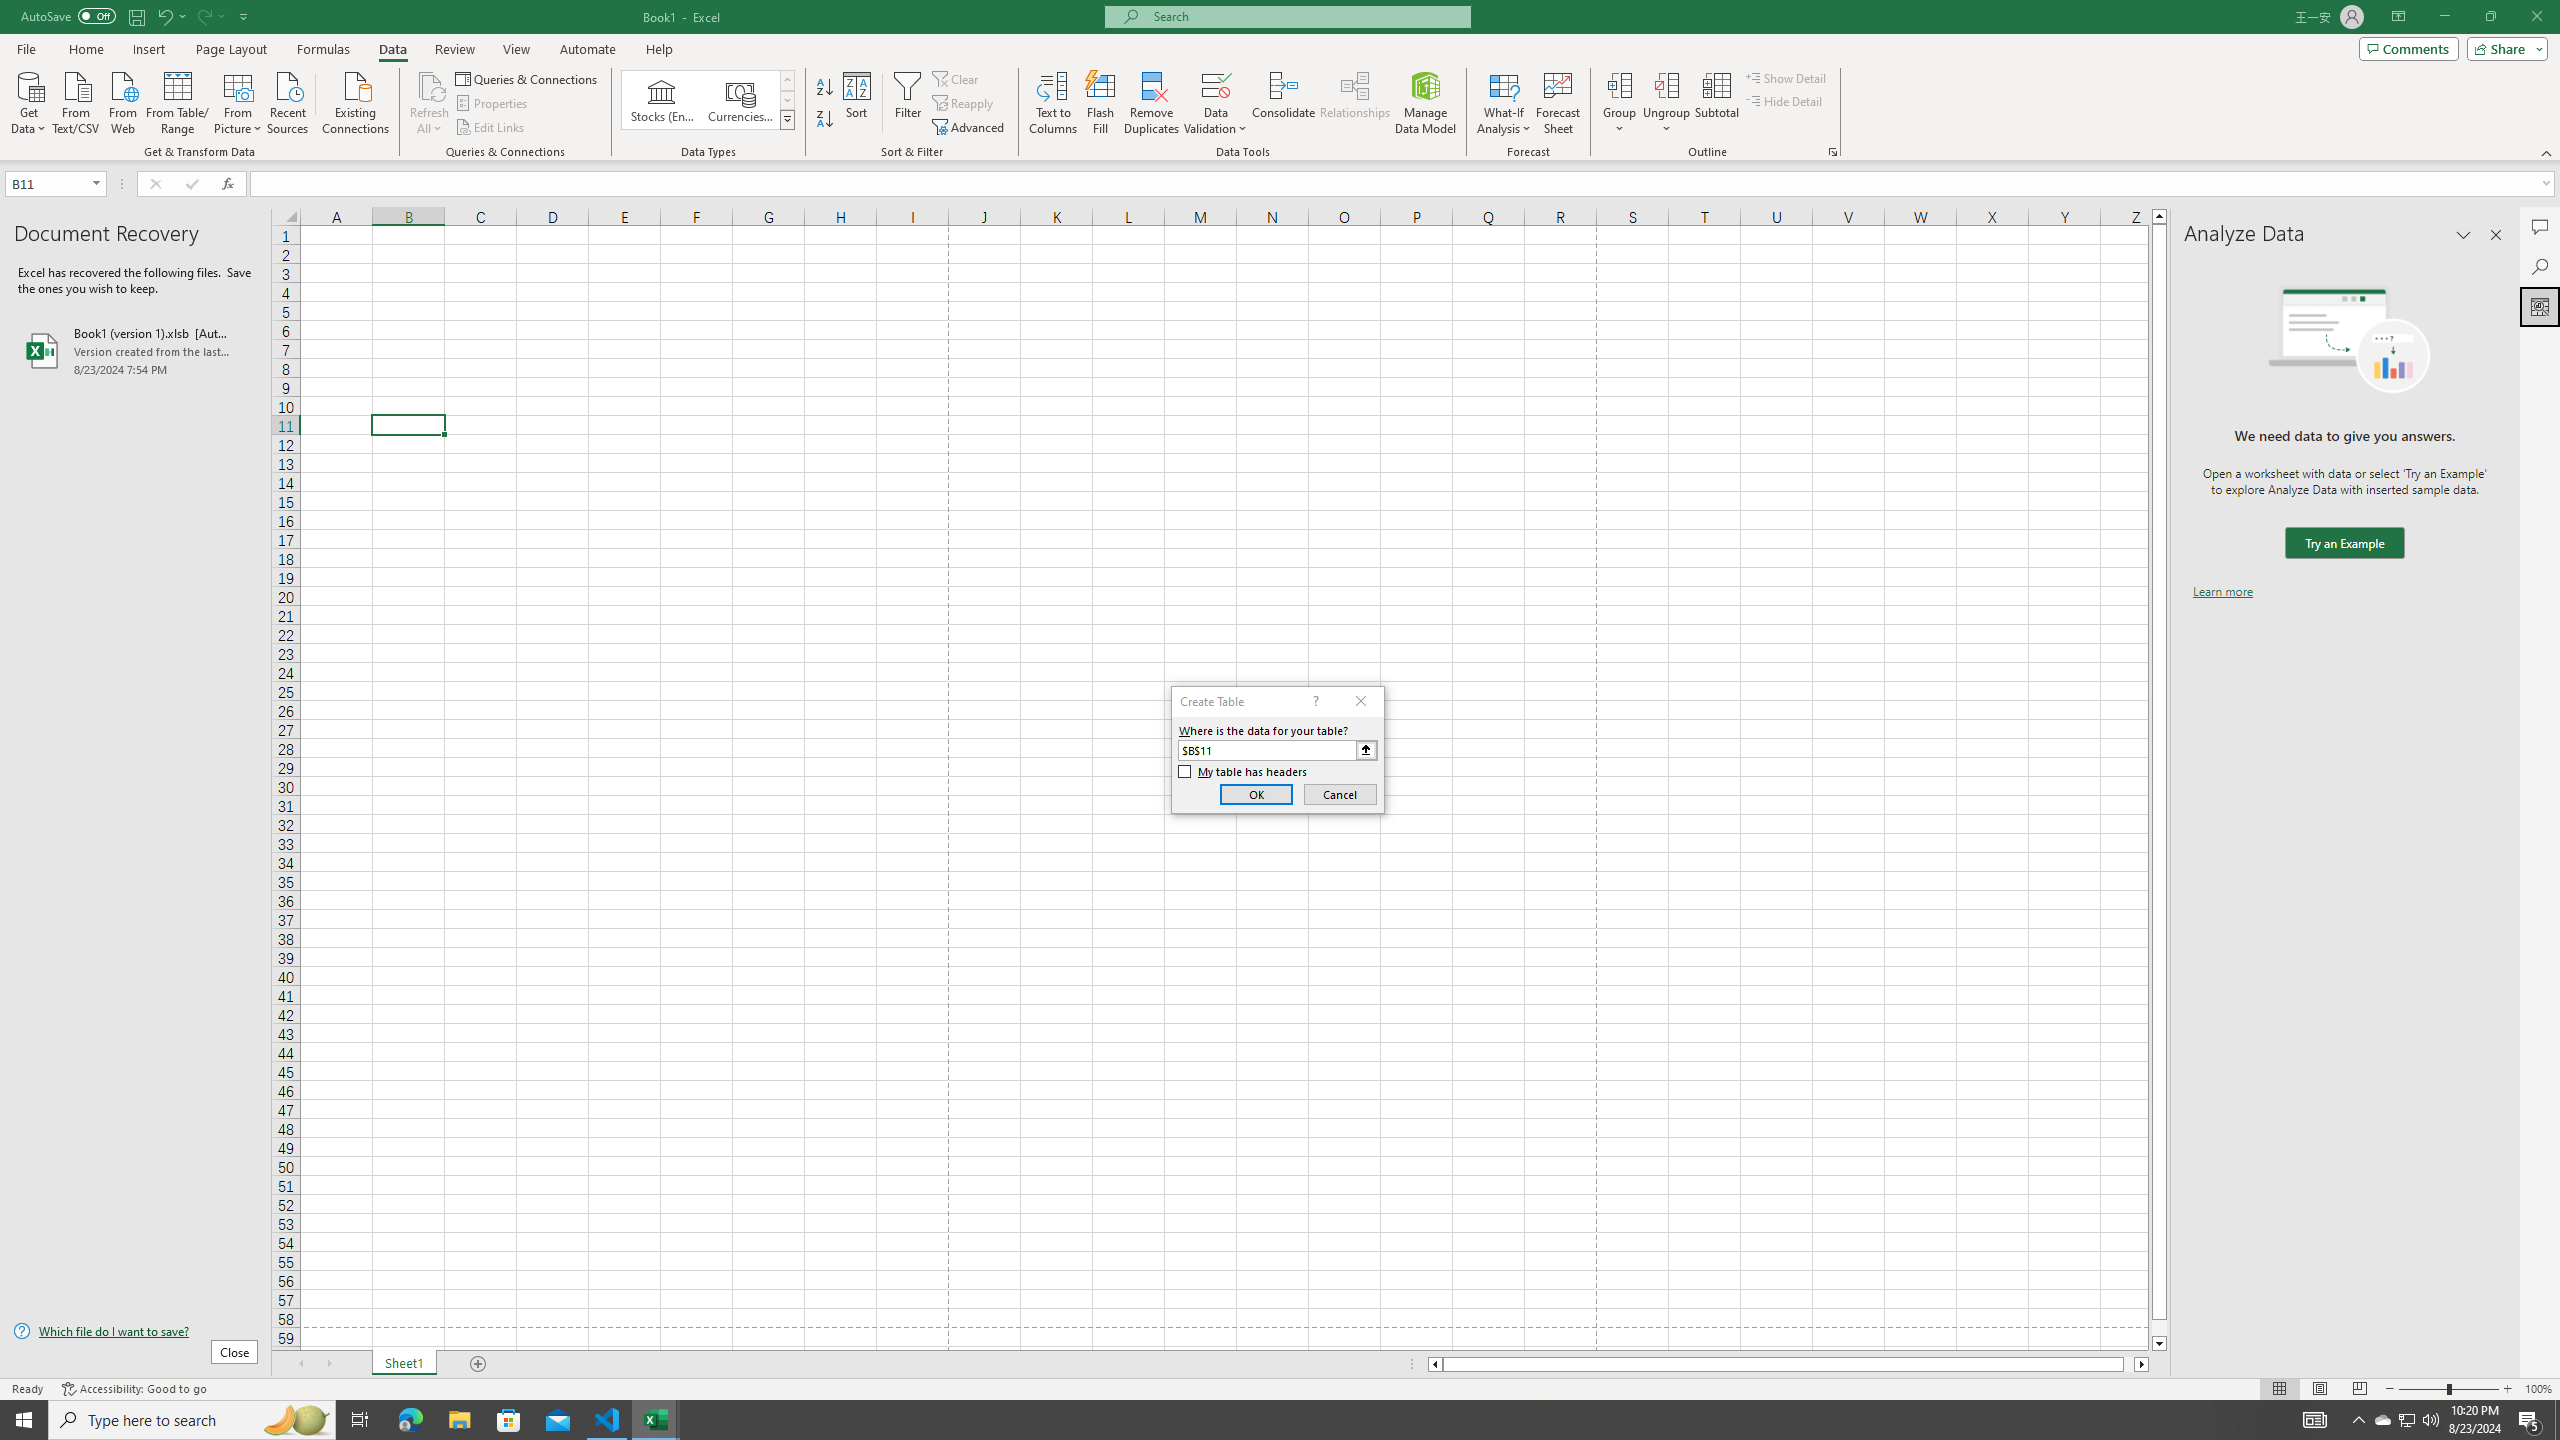 The image size is (2560, 1440). I want to click on 'Queries & Connections', so click(527, 78).